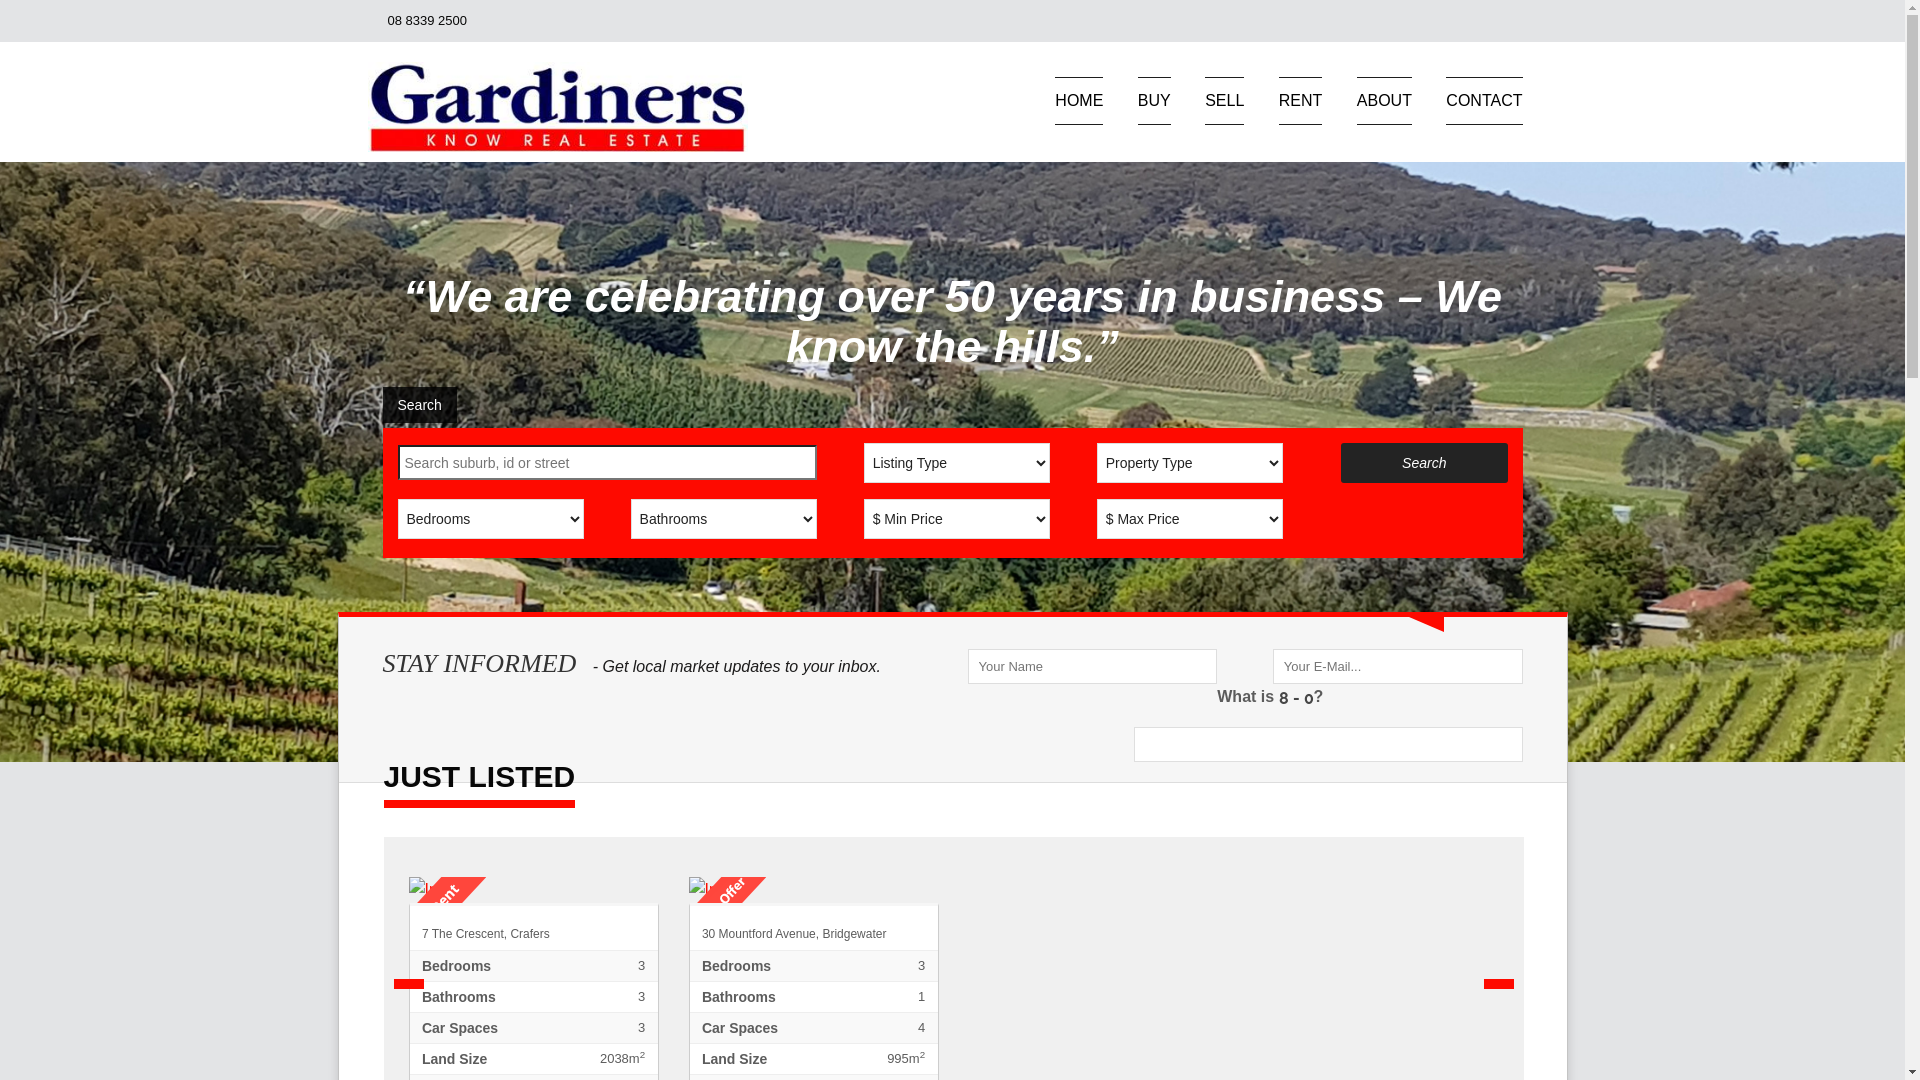  Describe the element at coordinates (1277, 100) in the screenshot. I see `'RENT'` at that location.